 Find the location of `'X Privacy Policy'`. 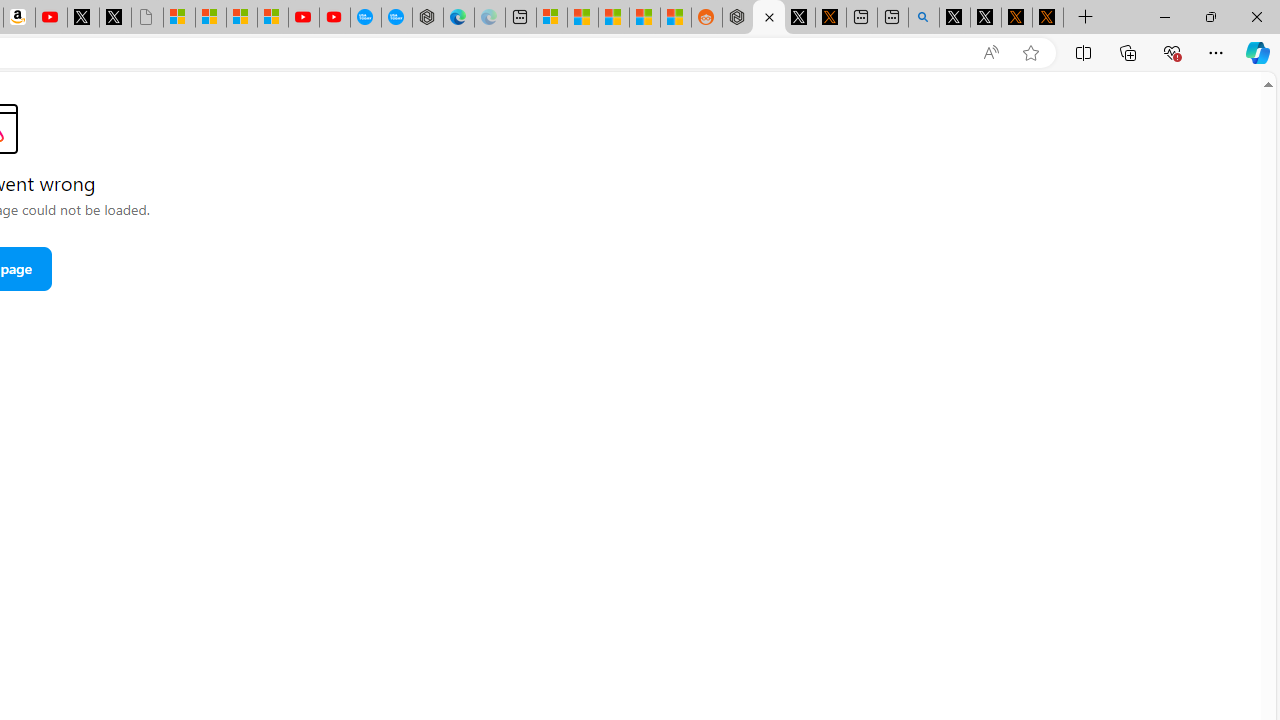

'X Privacy Policy' is located at coordinates (1047, 17).